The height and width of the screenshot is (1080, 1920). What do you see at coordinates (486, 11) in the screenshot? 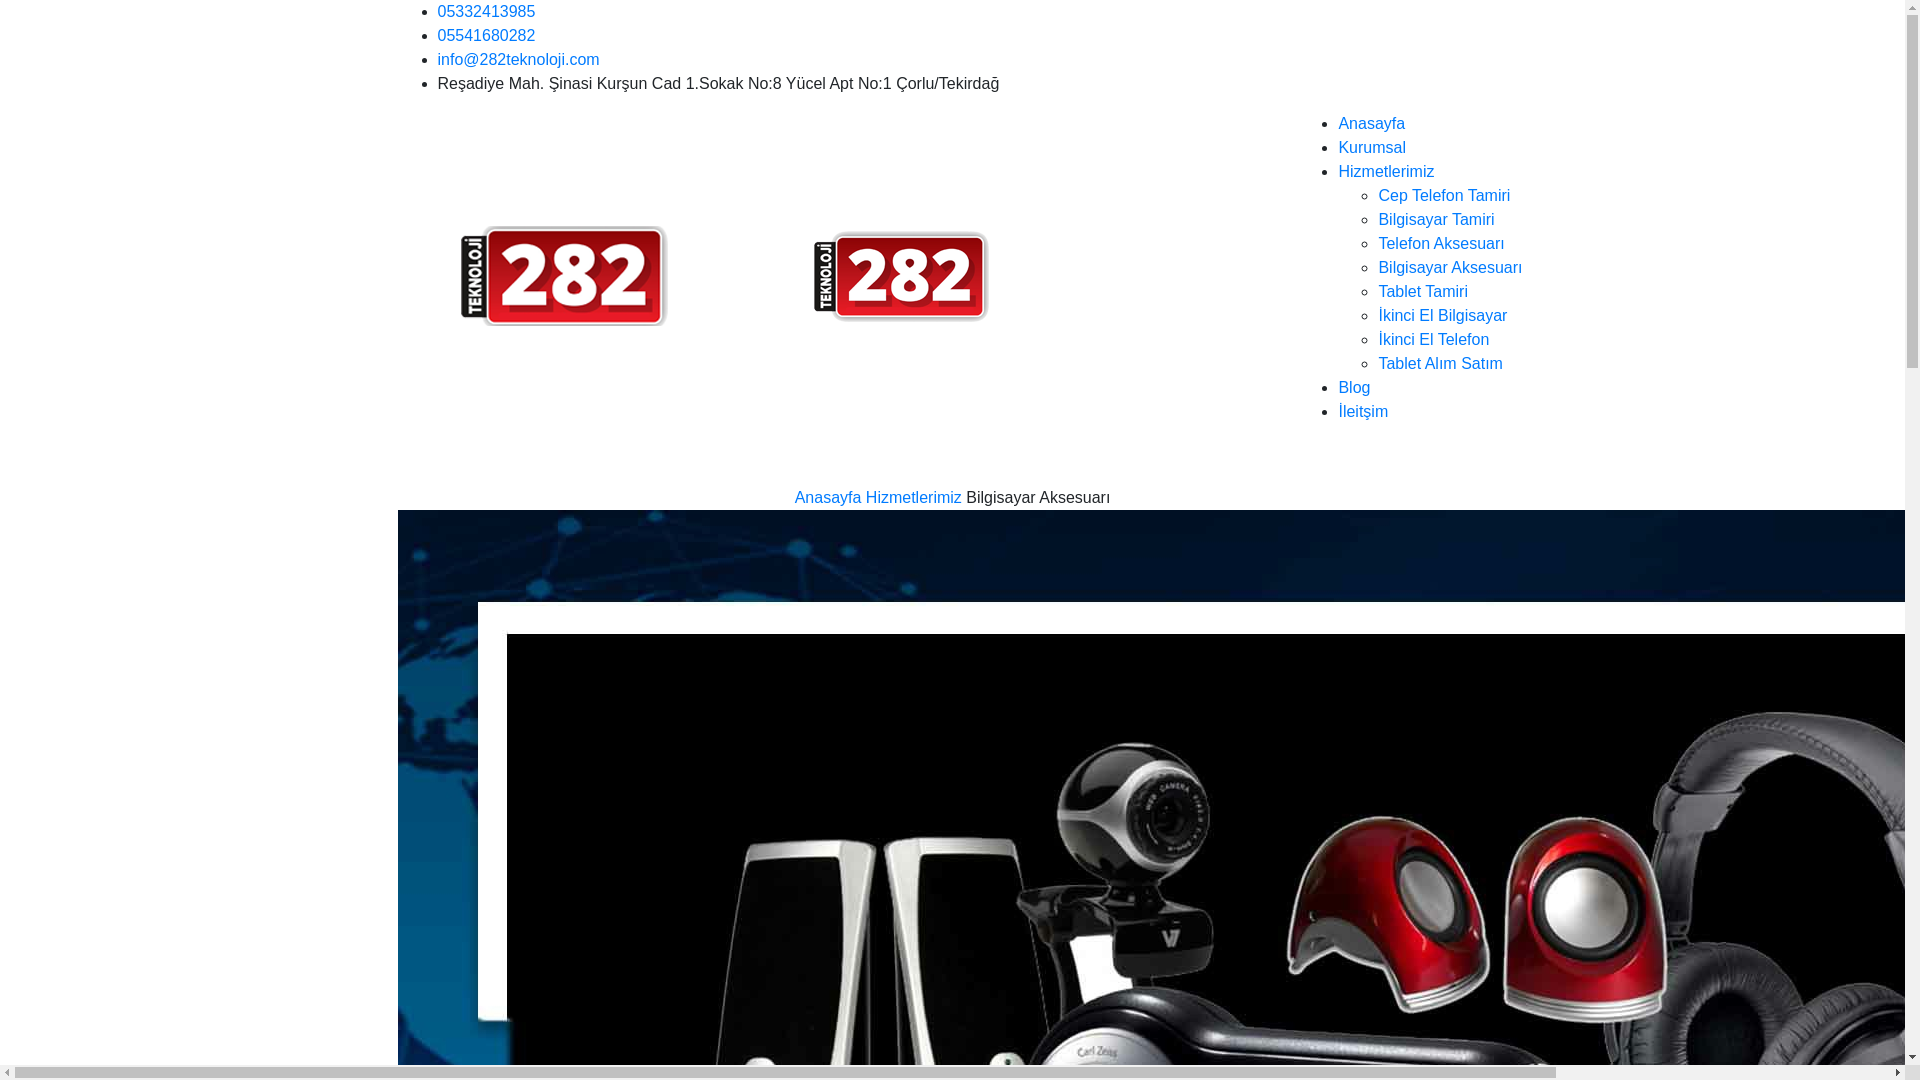
I see `'05332413985'` at bounding box center [486, 11].